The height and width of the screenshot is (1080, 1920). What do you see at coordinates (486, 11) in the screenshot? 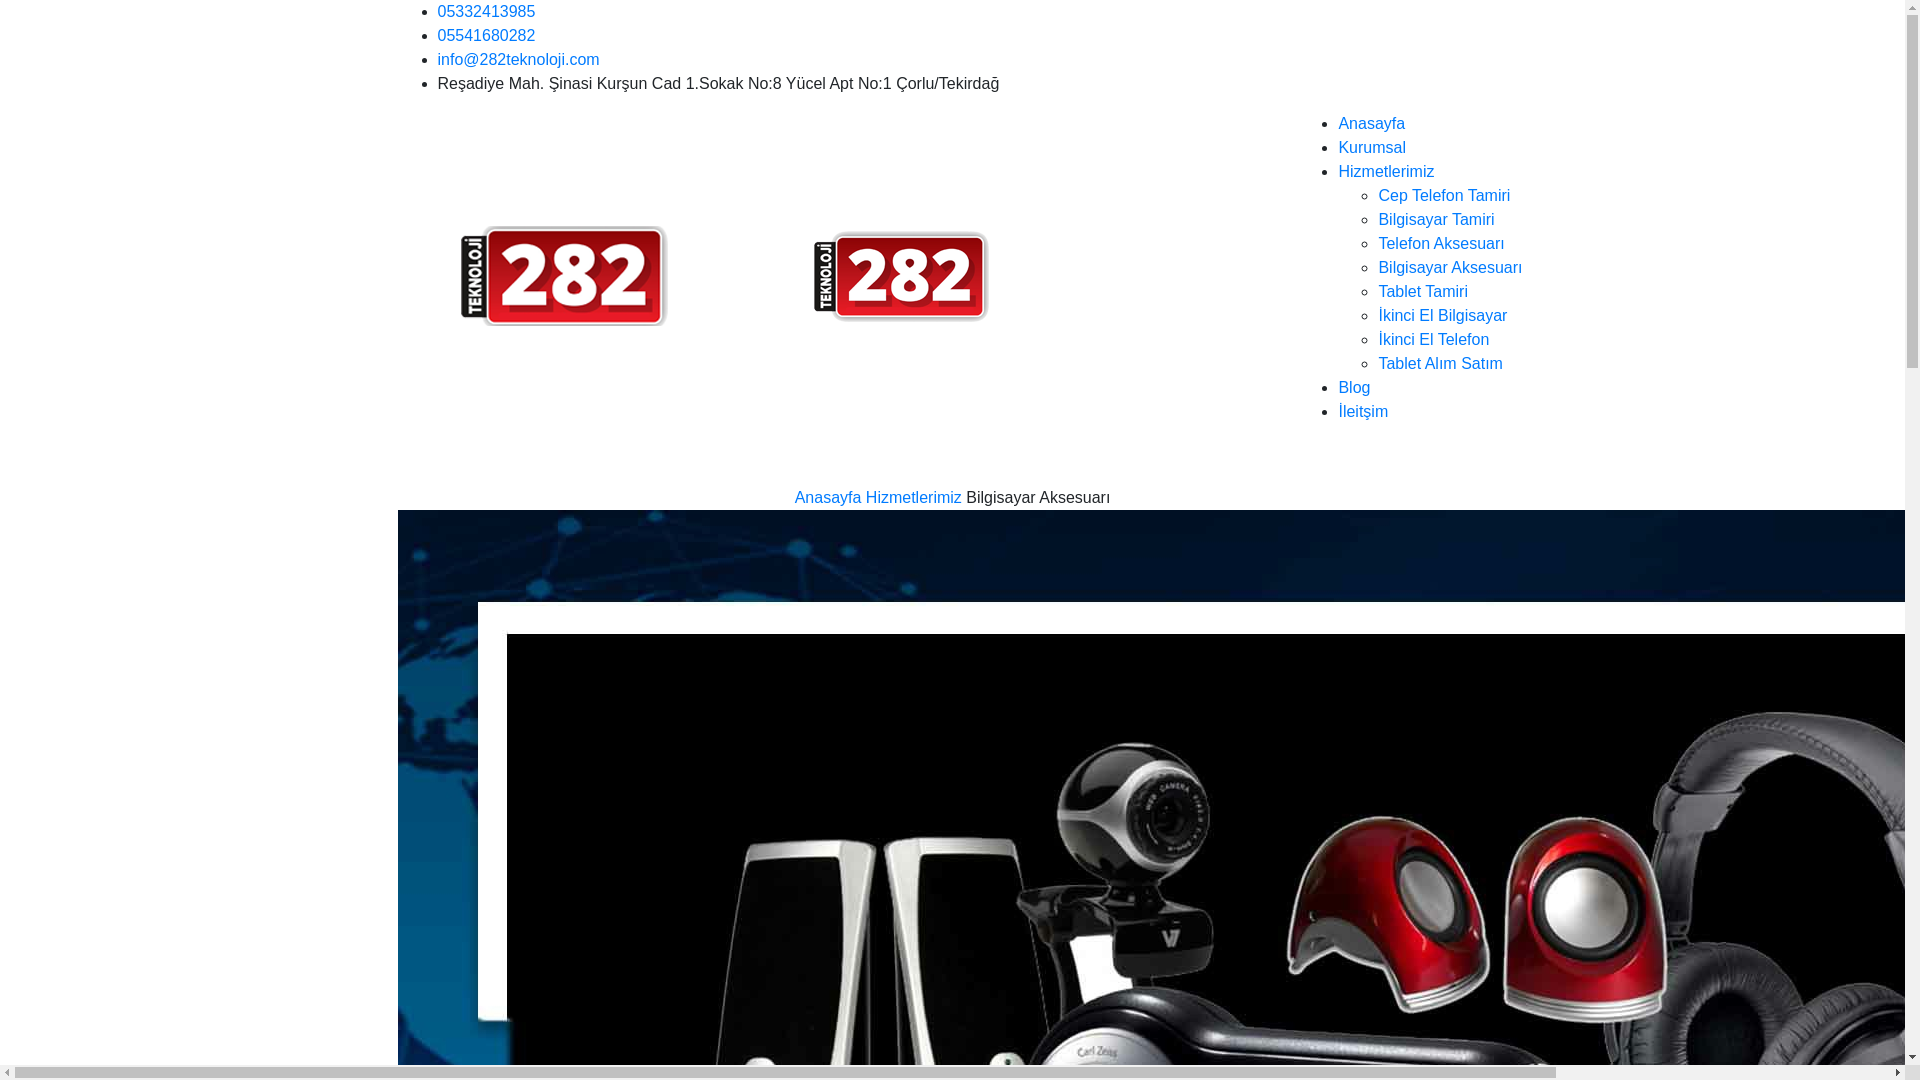
I see `'05332413985'` at bounding box center [486, 11].